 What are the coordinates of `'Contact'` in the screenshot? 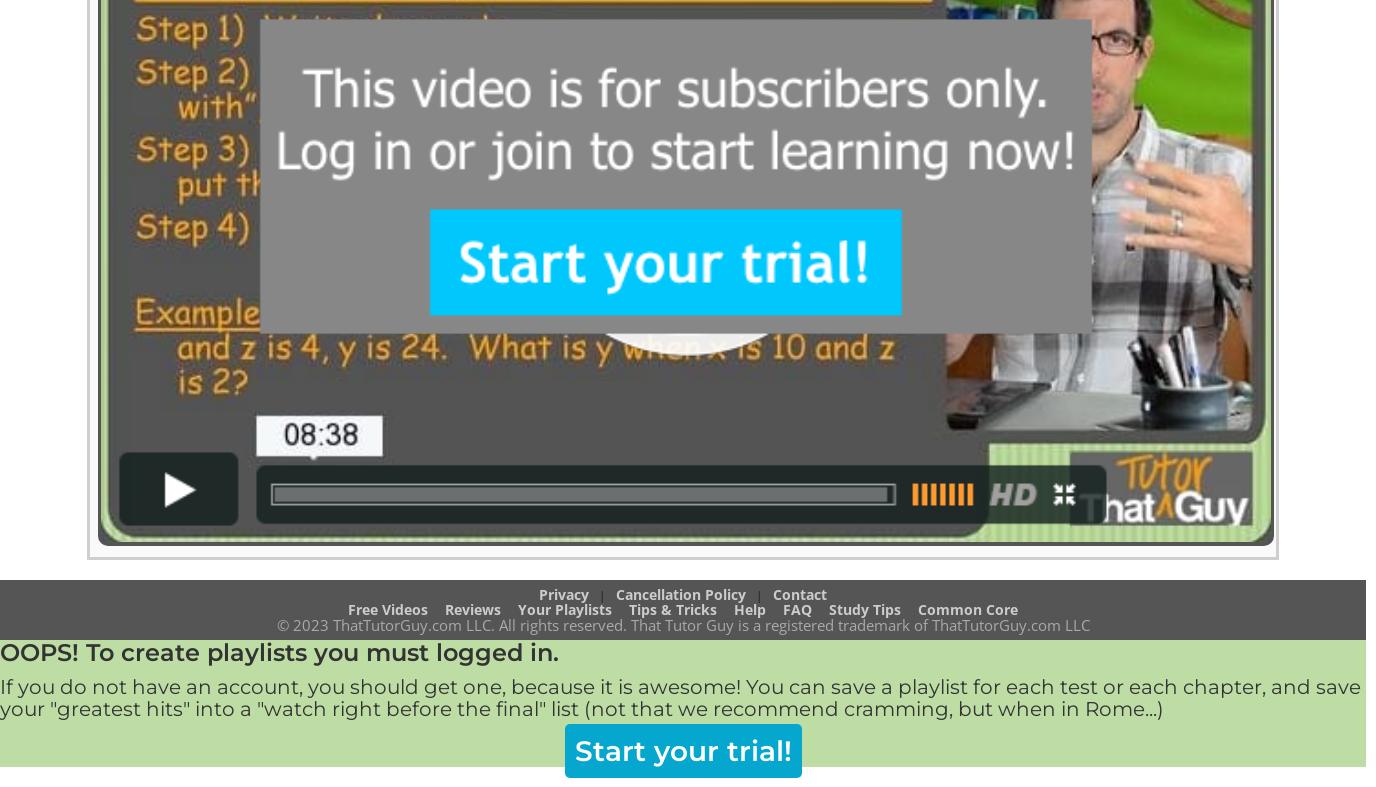 It's located at (772, 592).